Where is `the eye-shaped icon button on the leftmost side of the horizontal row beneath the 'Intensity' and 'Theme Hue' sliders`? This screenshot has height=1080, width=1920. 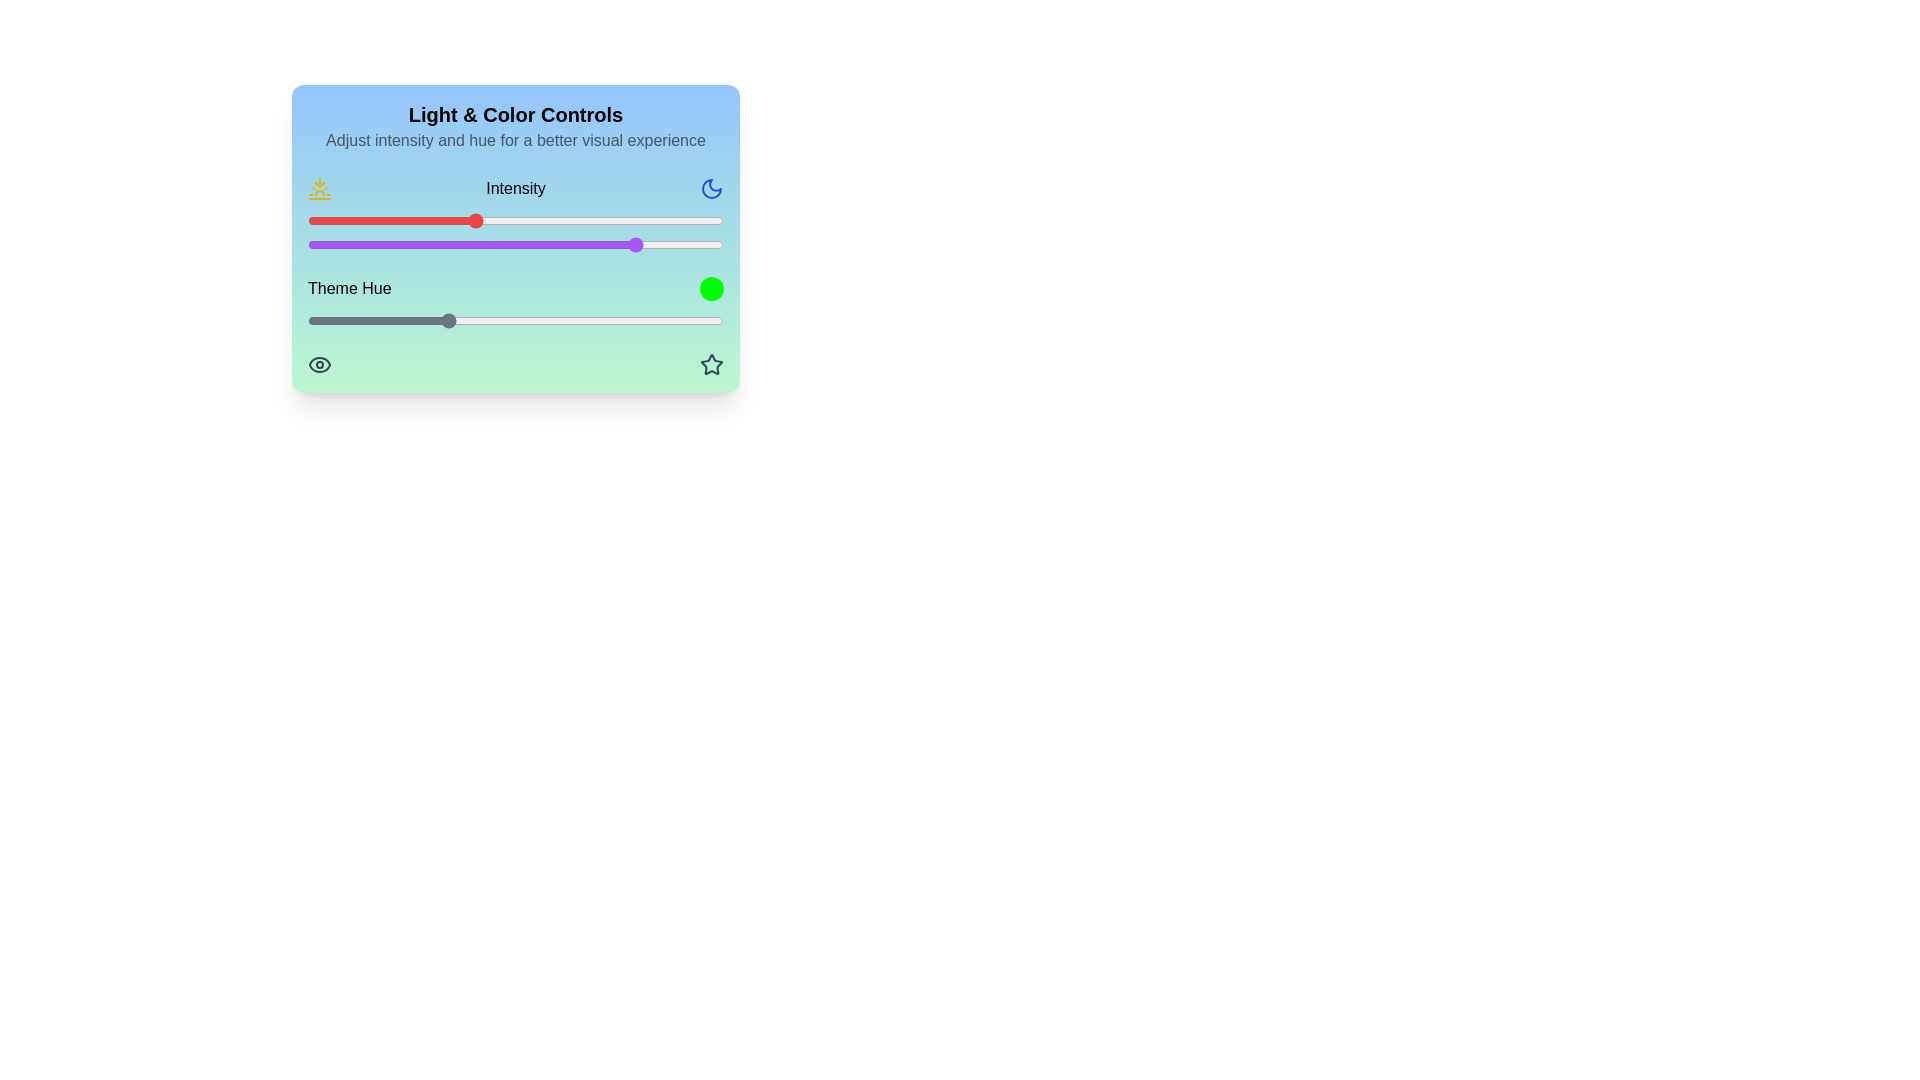
the eye-shaped icon button on the leftmost side of the horizontal row beneath the 'Intensity' and 'Theme Hue' sliders is located at coordinates (320, 365).